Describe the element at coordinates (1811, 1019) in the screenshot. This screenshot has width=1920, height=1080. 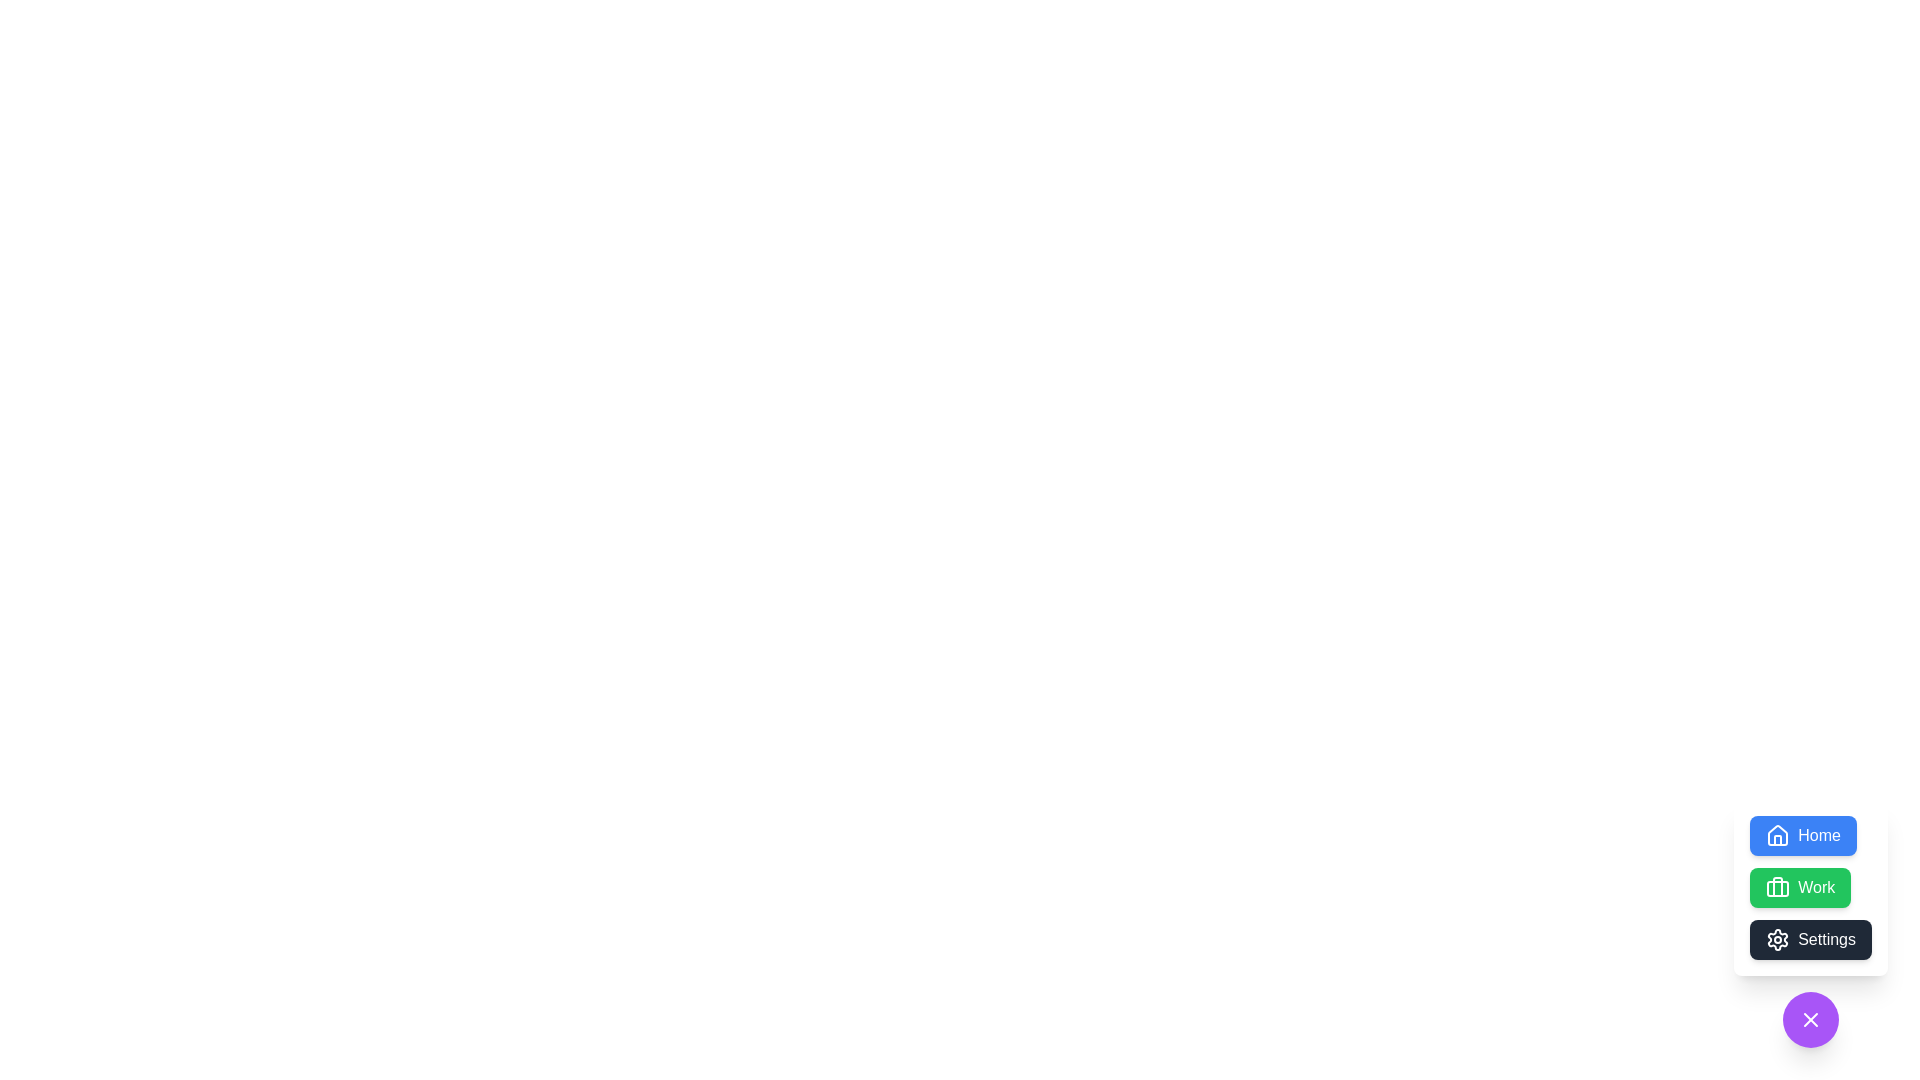
I see `the 'X' shaped icon with a purple background located at the bottom-right corner of the interface` at that location.